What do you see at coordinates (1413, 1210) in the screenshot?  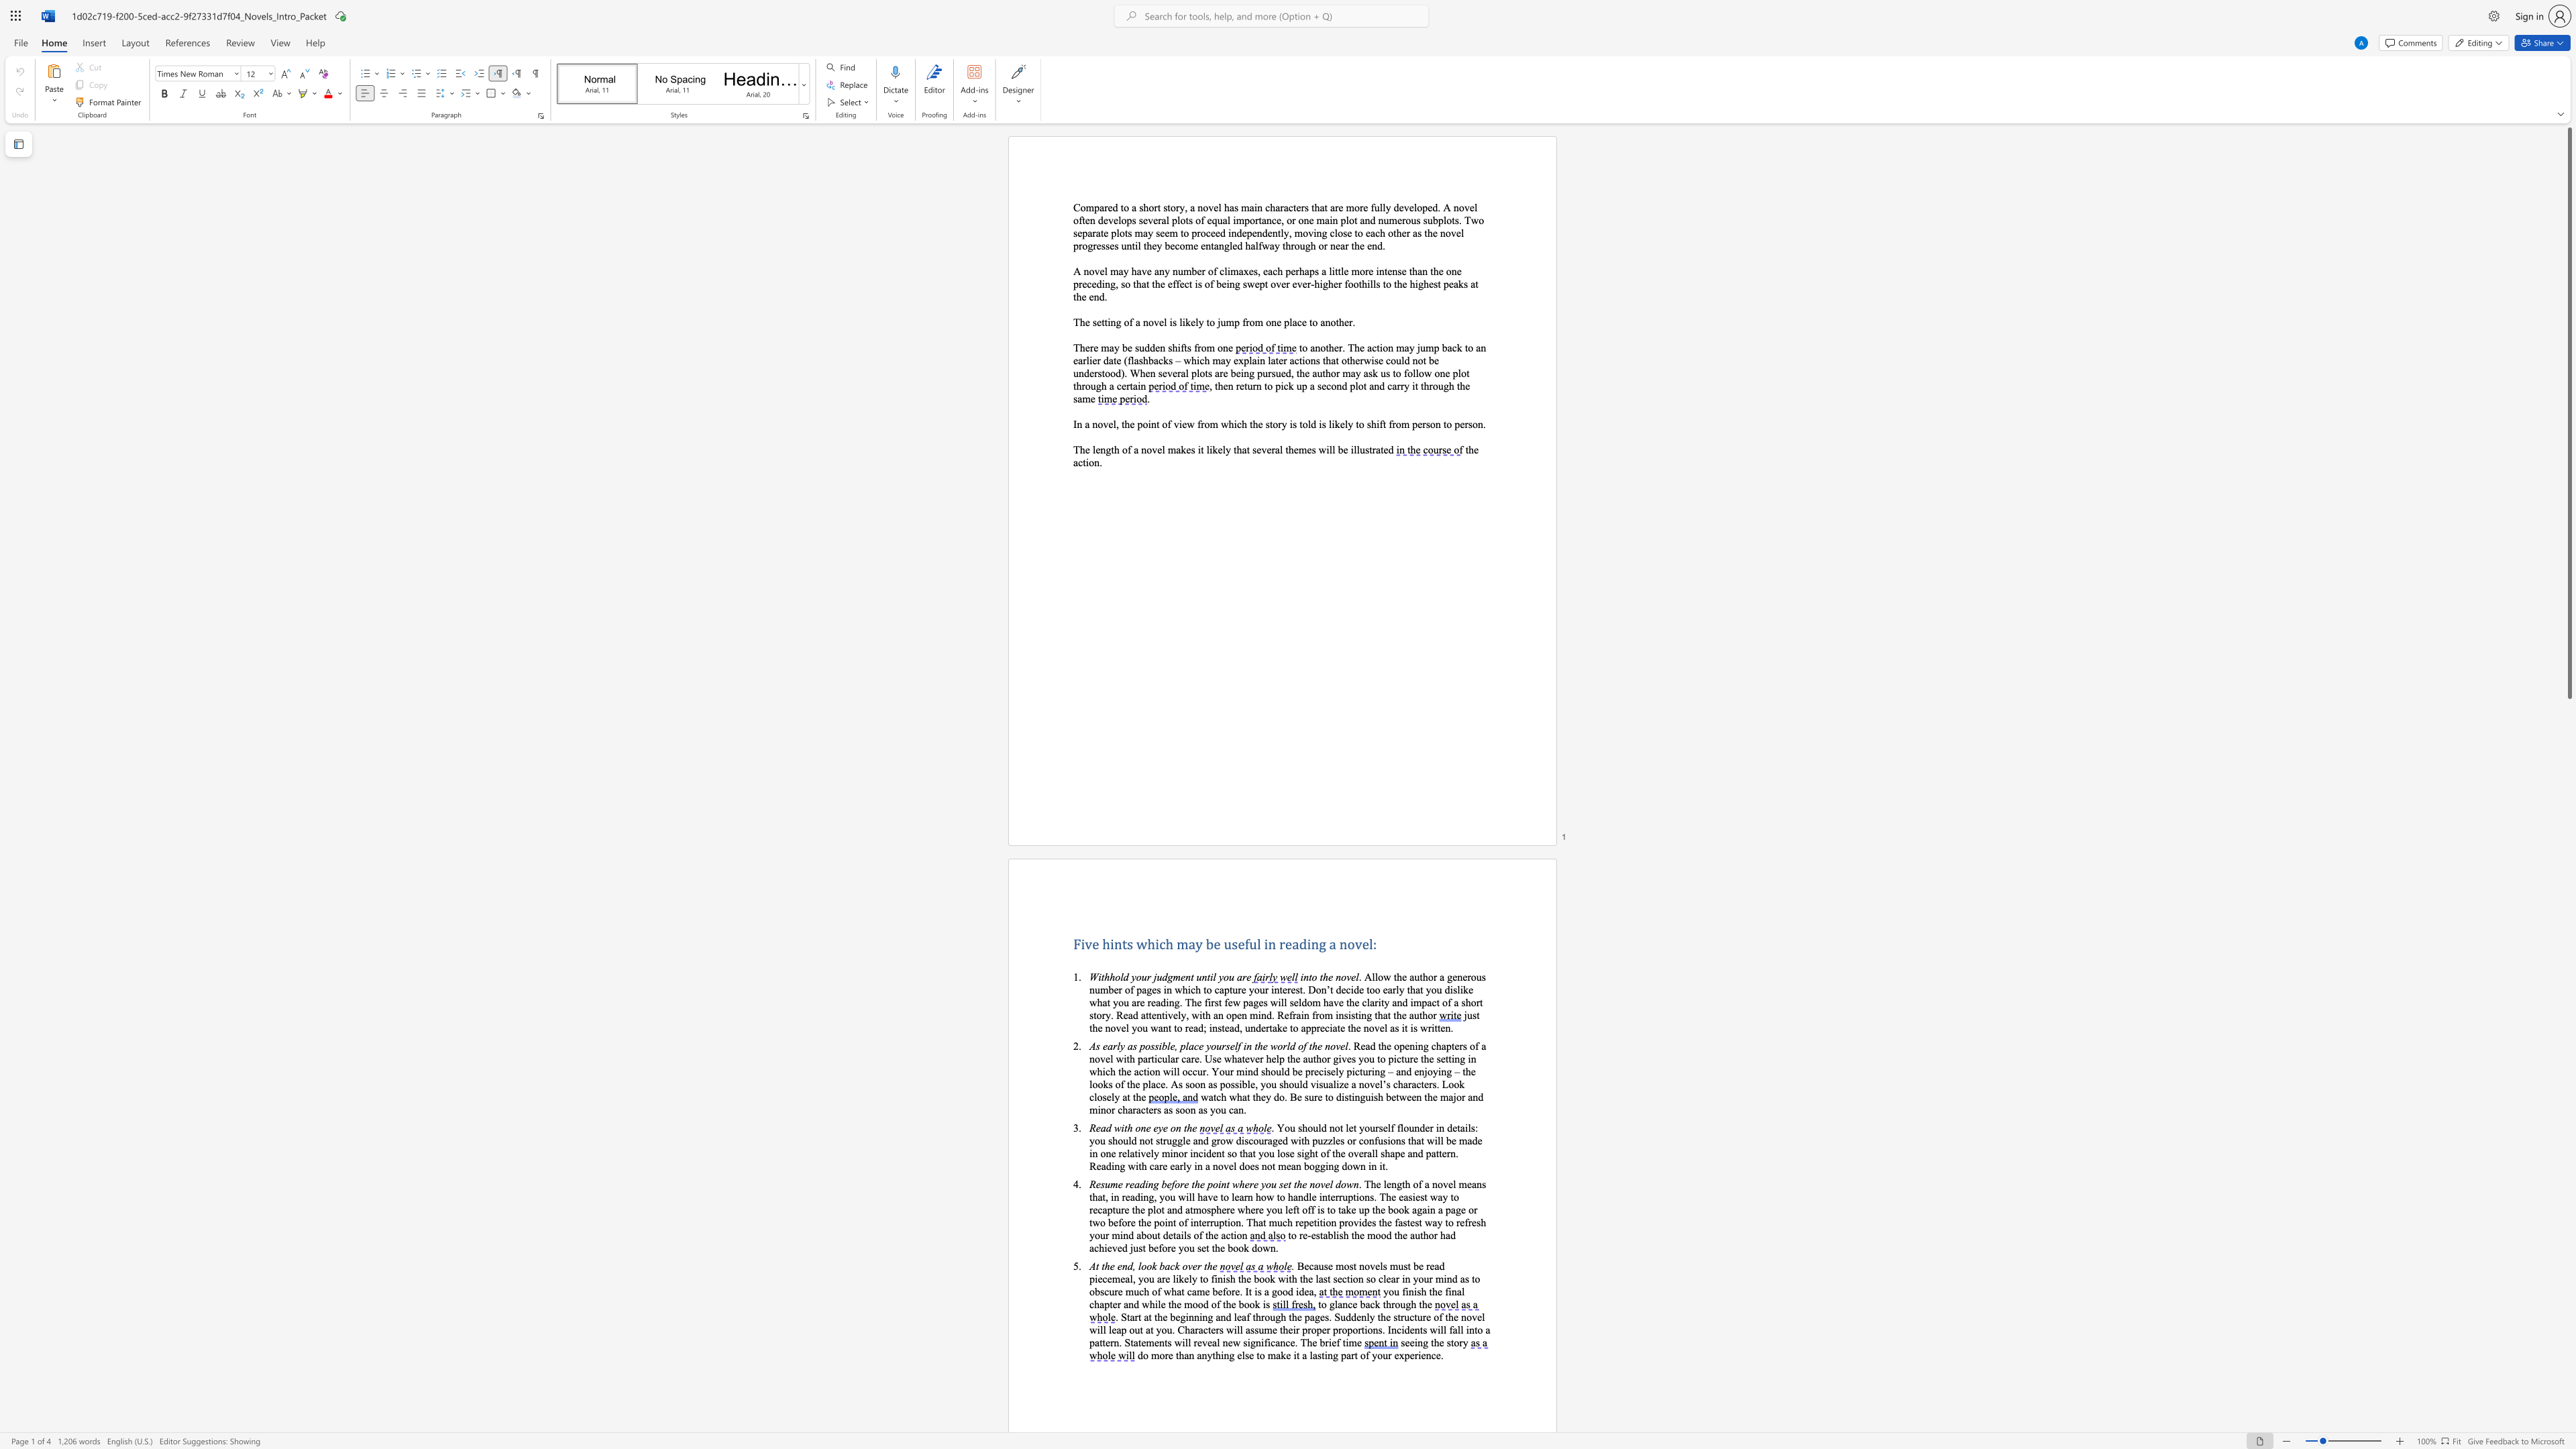 I see `the 14th character "a" in the text` at bounding box center [1413, 1210].